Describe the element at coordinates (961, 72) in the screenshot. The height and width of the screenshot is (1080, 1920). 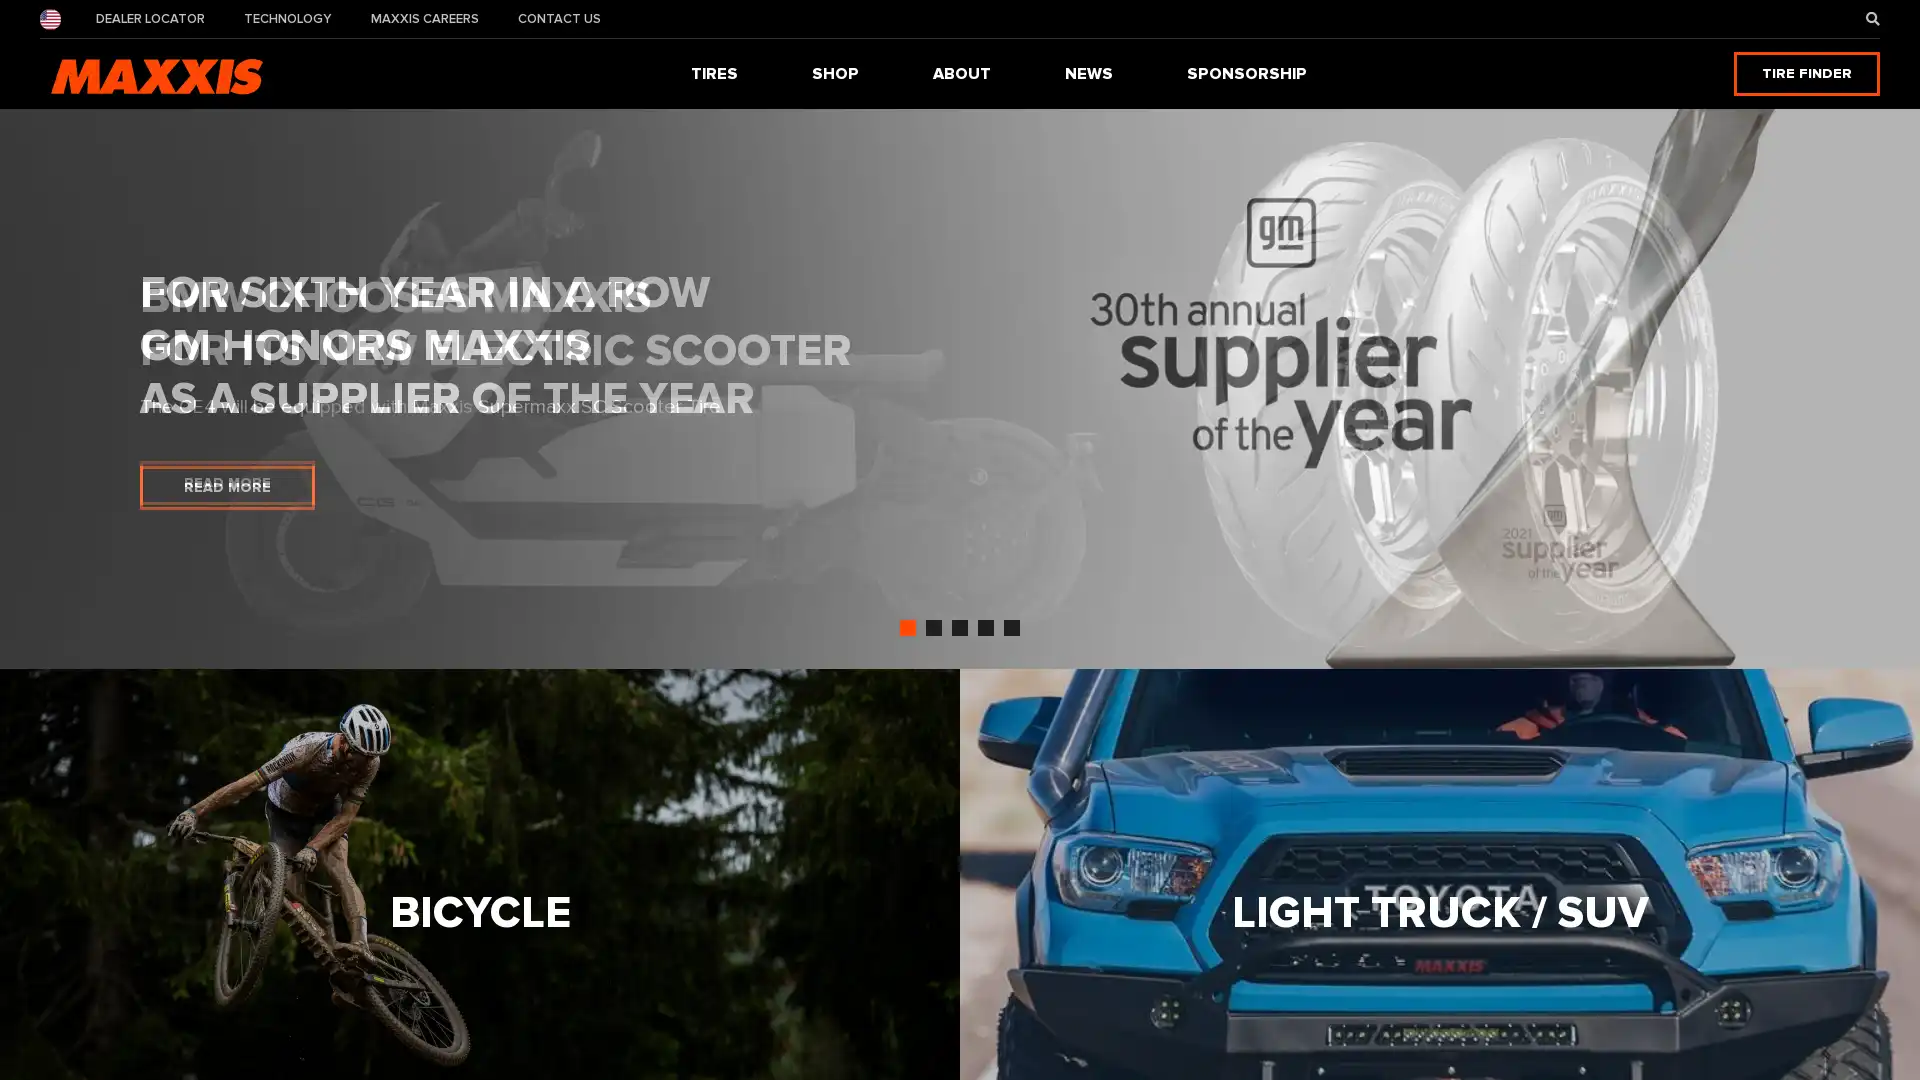
I see `ABOUT` at that location.